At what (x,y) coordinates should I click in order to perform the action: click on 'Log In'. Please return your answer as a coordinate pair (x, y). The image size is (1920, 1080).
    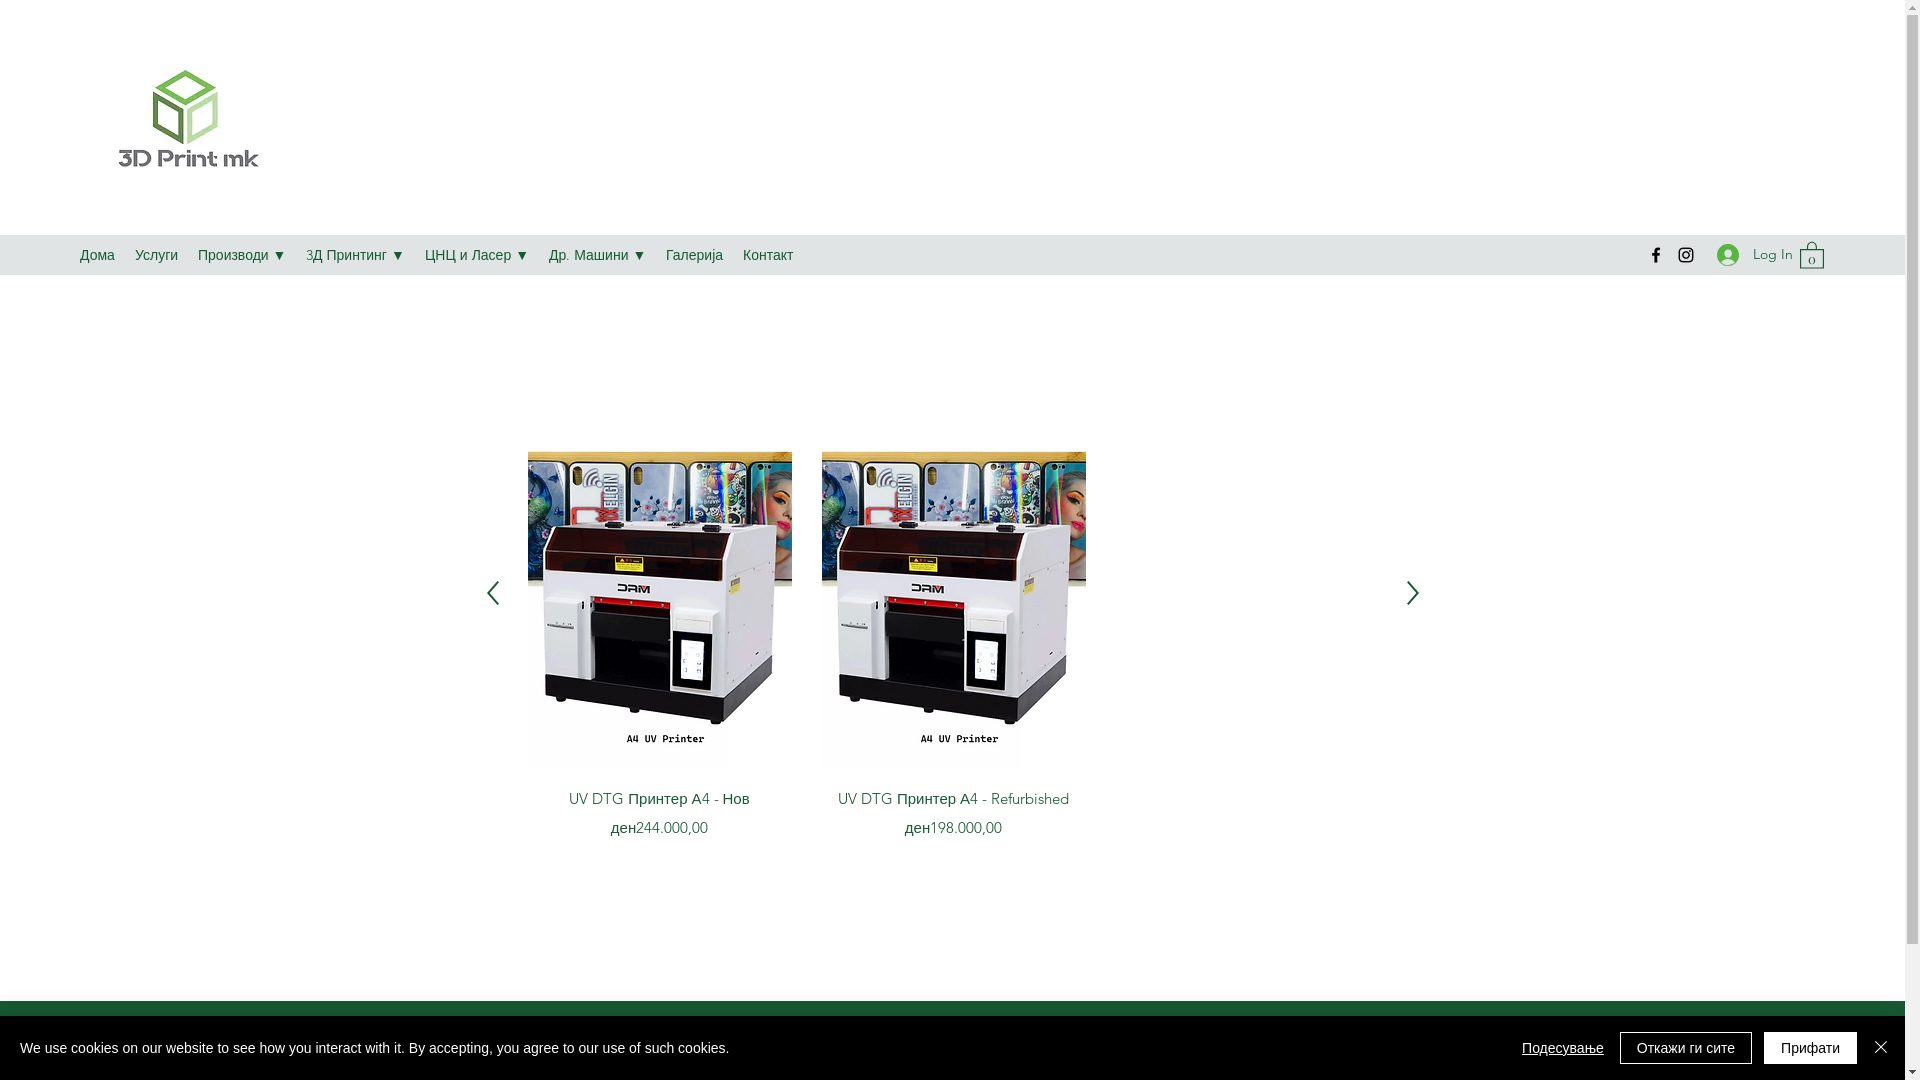
    Looking at the image, I should click on (1746, 253).